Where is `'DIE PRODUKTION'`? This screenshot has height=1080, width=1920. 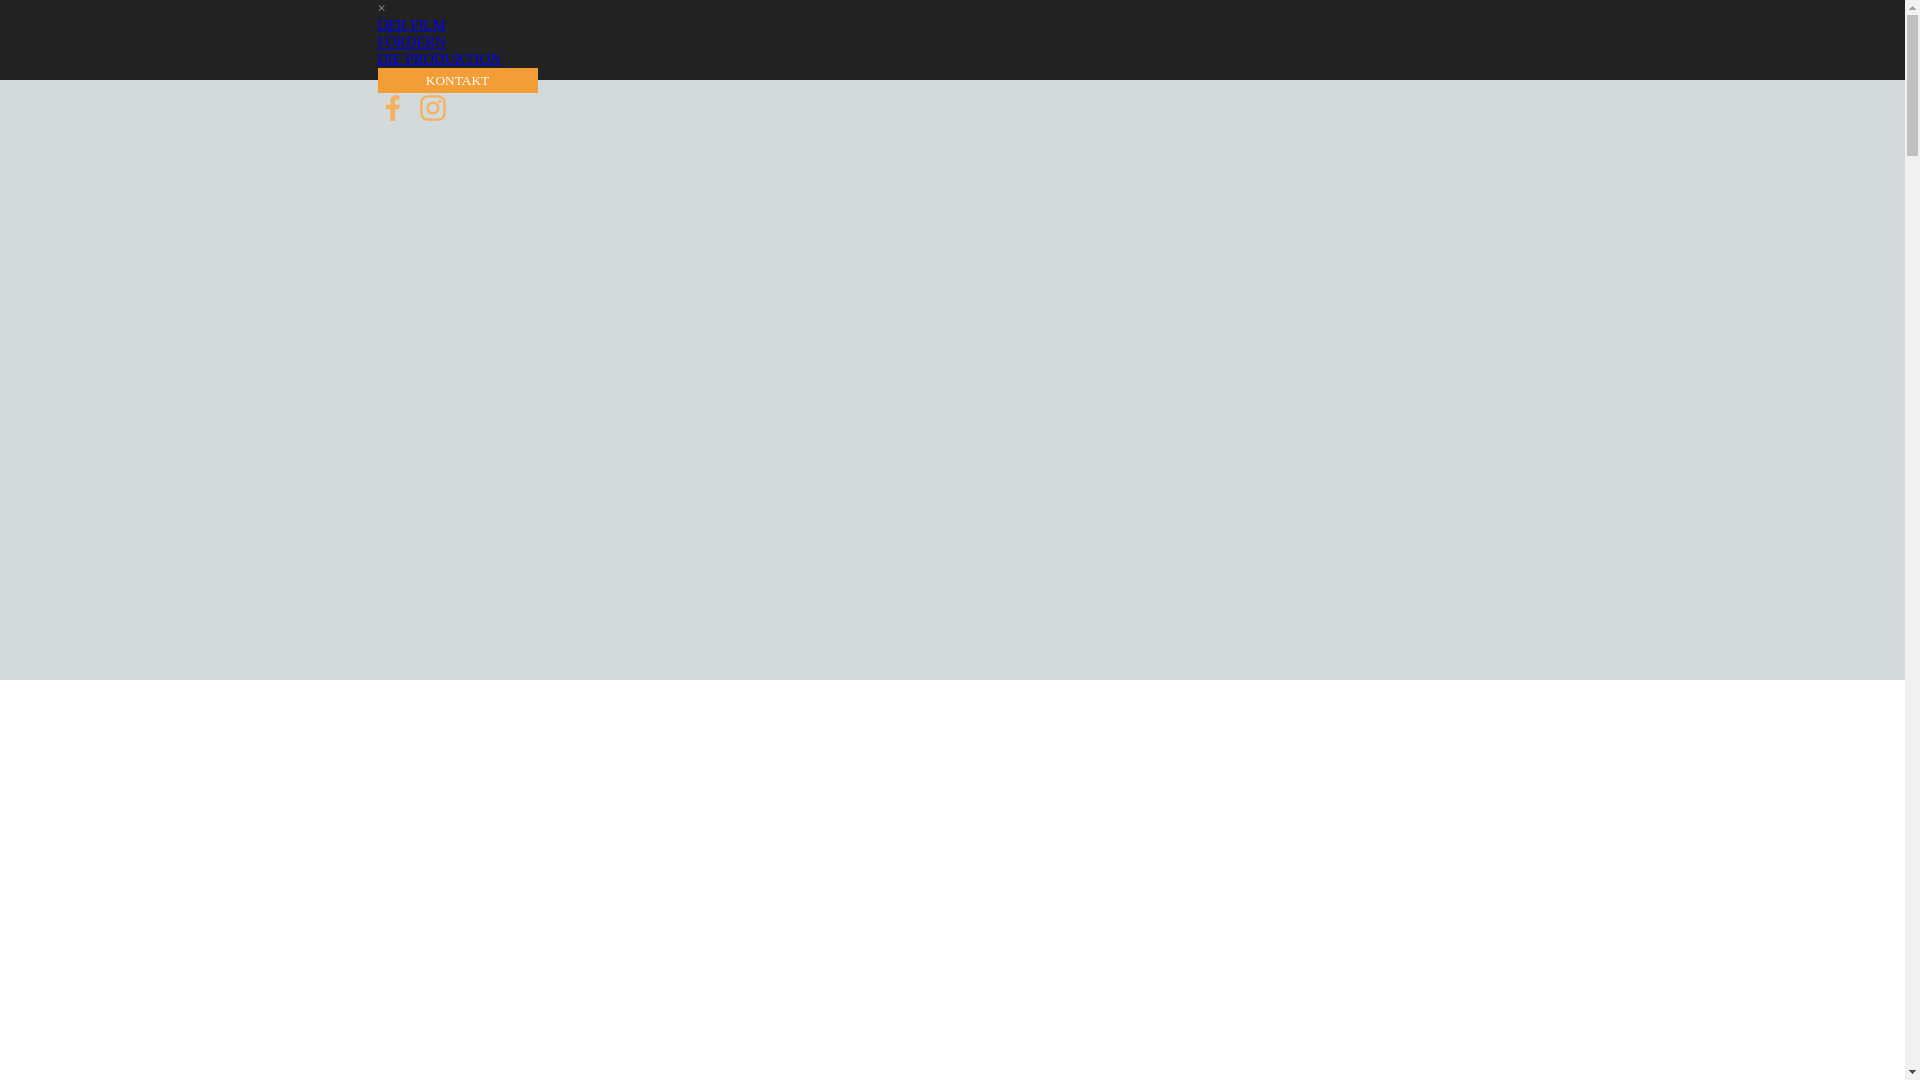 'DIE PRODUKTION' is located at coordinates (378, 57).